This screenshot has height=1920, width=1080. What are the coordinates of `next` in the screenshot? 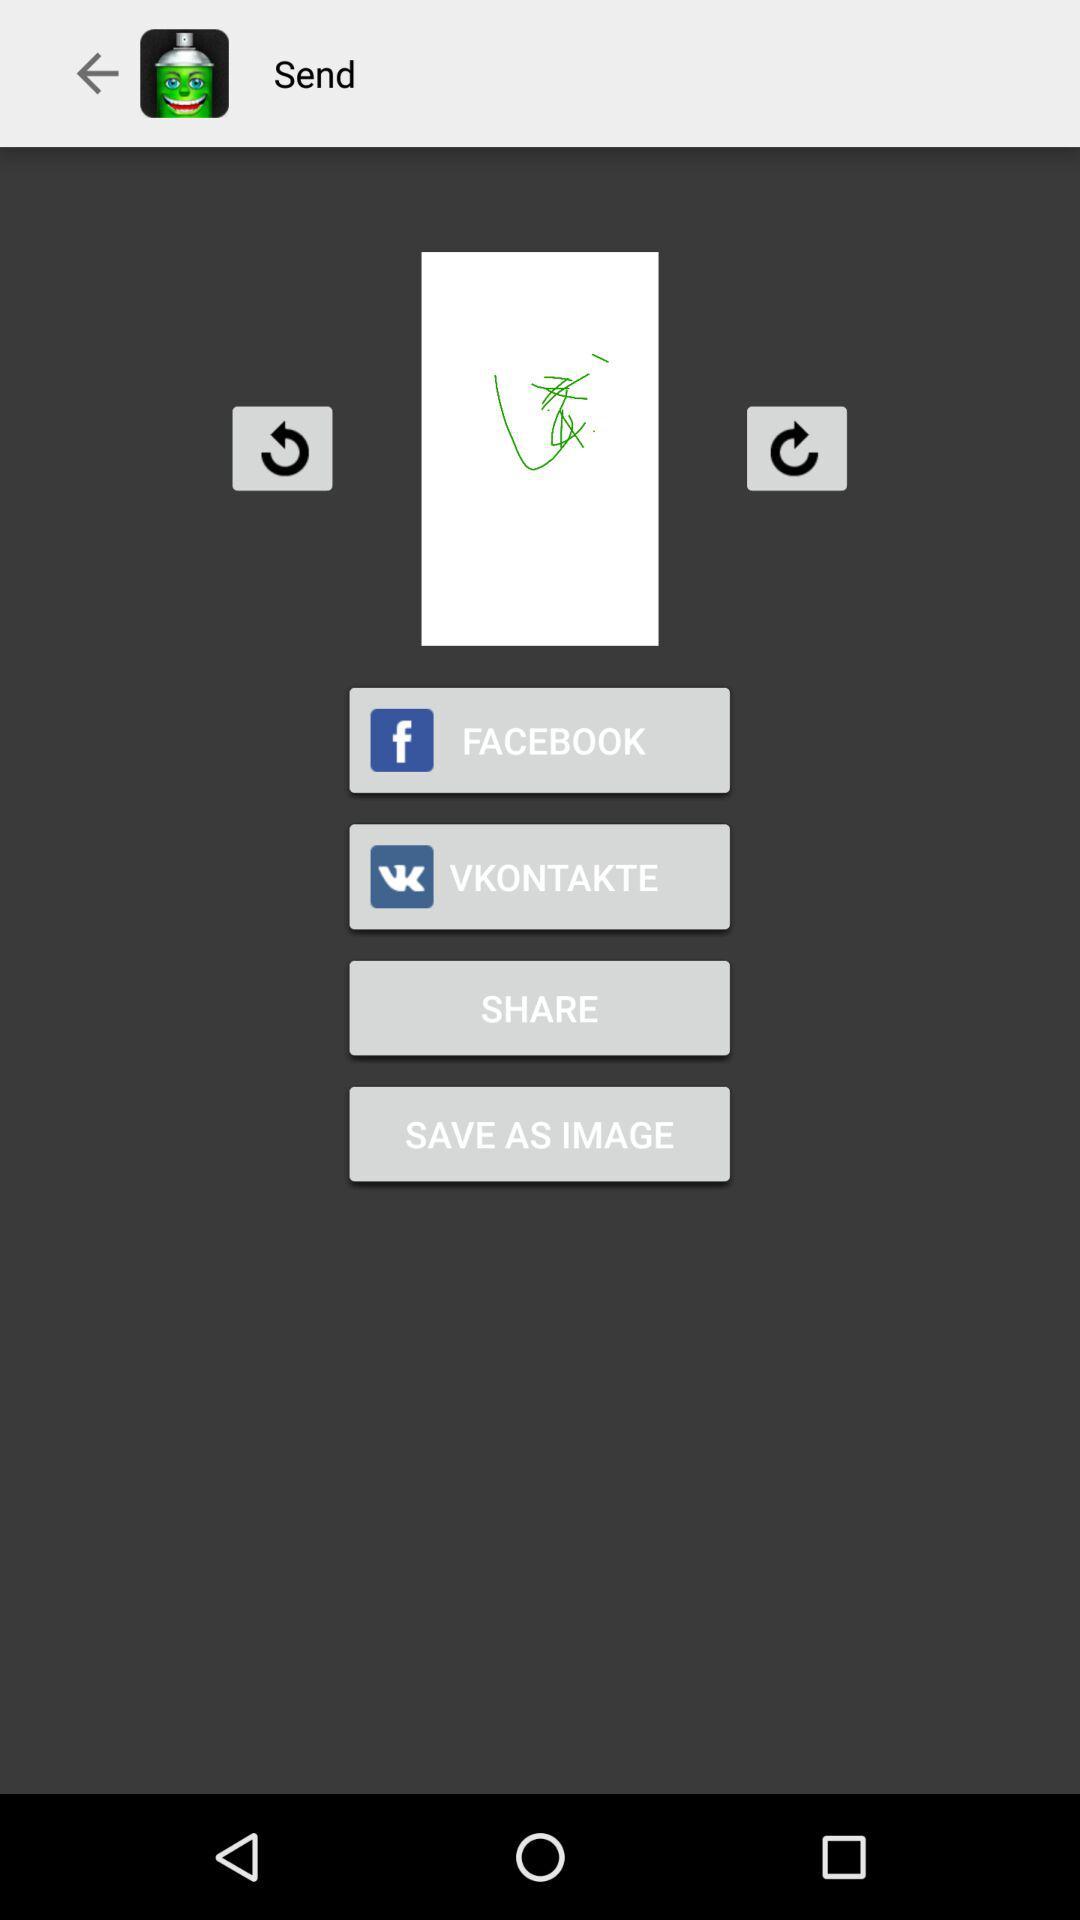 It's located at (795, 447).